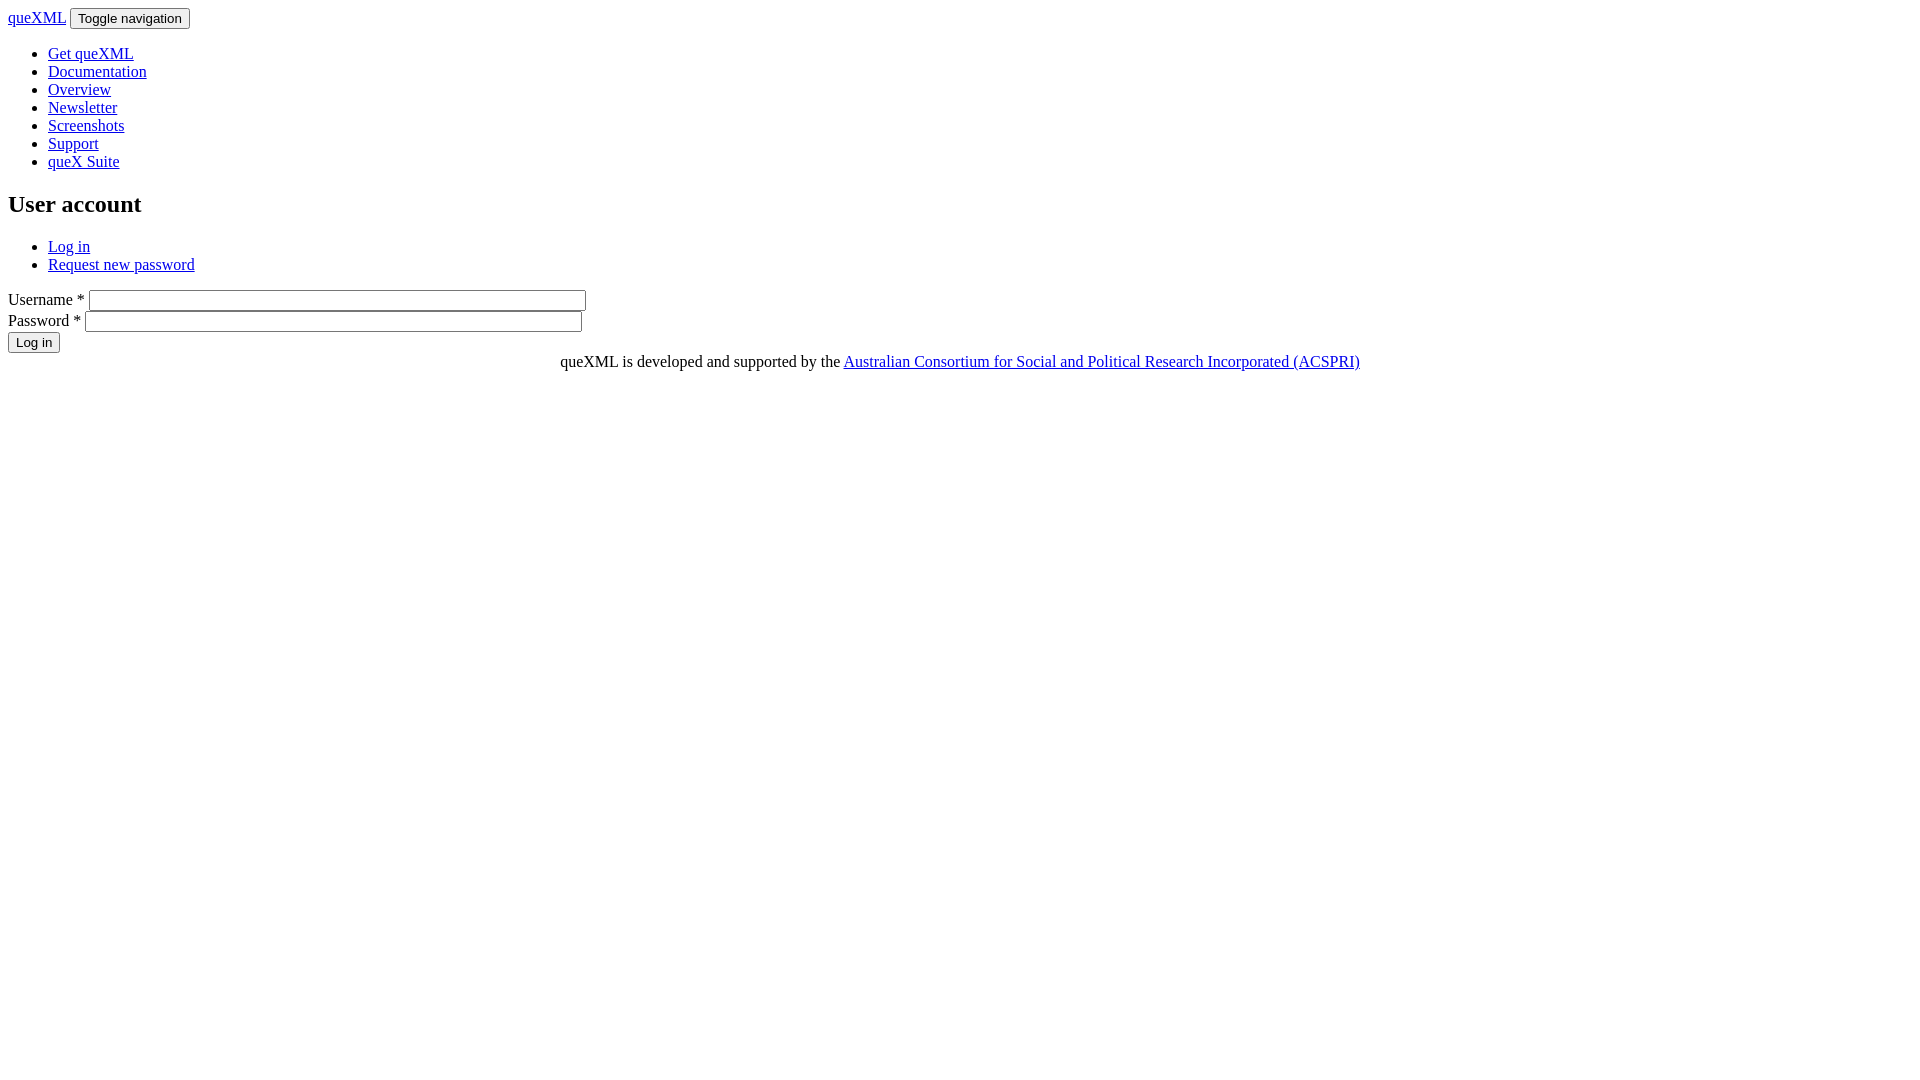 The width and height of the screenshot is (1920, 1080). What do you see at coordinates (128, 18) in the screenshot?
I see `'Toggle navigation'` at bounding box center [128, 18].